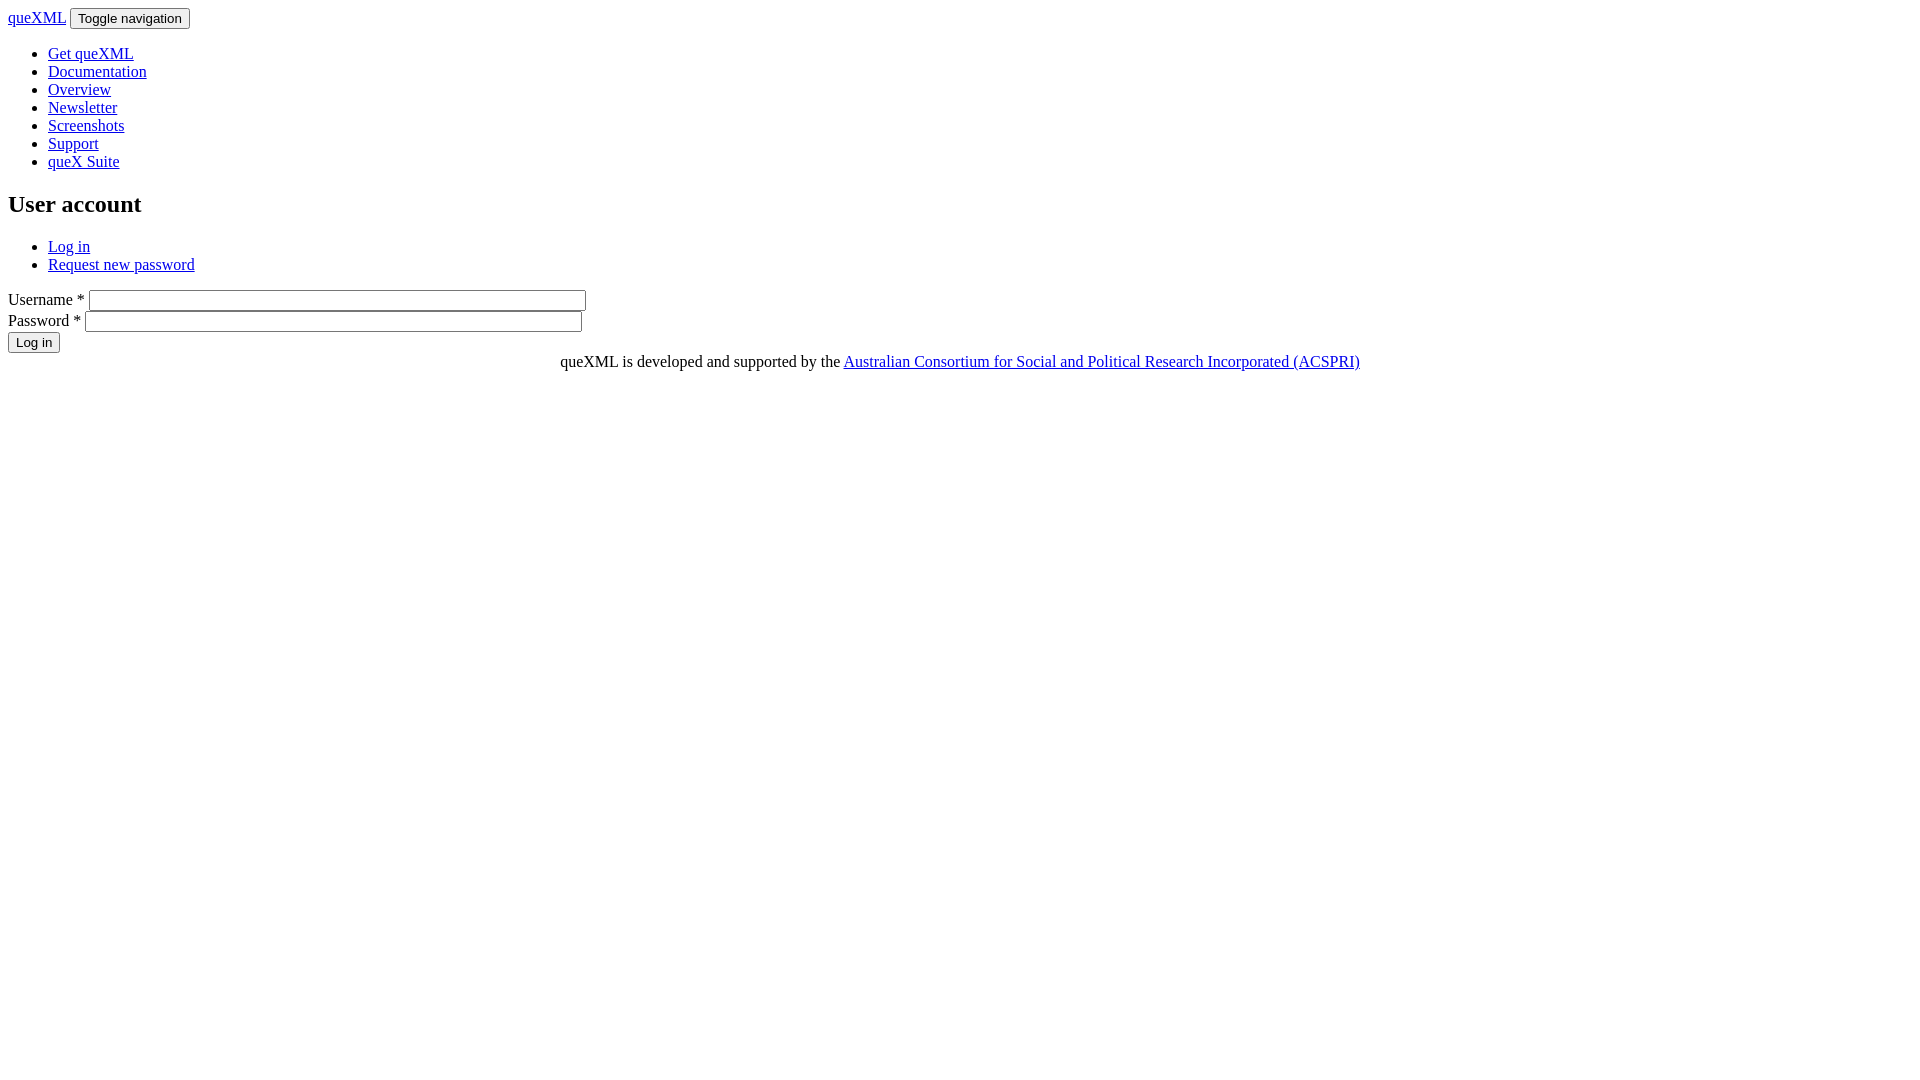 The width and height of the screenshot is (1920, 1080). What do you see at coordinates (128, 18) in the screenshot?
I see `'Toggle navigation'` at bounding box center [128, 18].